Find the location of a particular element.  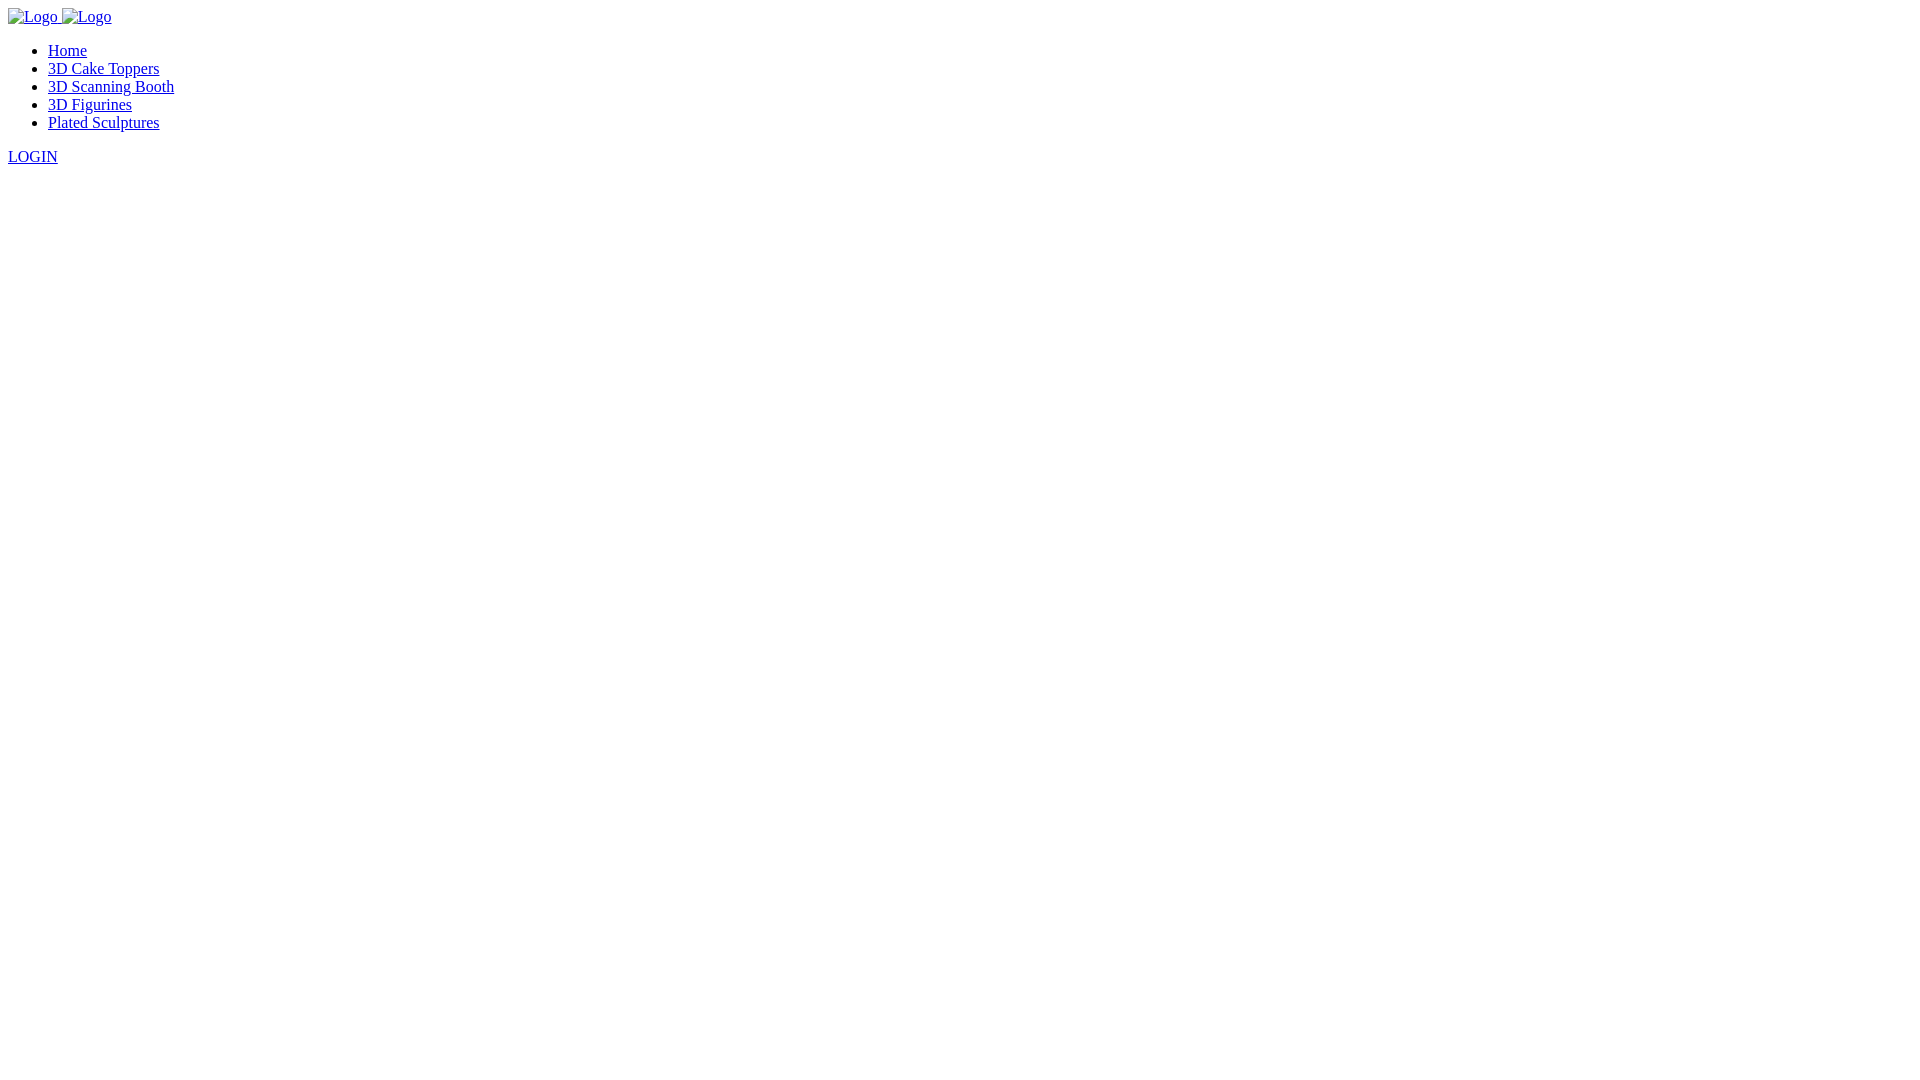

'3D Scanning Booth' is located at coordinates (109, 85).